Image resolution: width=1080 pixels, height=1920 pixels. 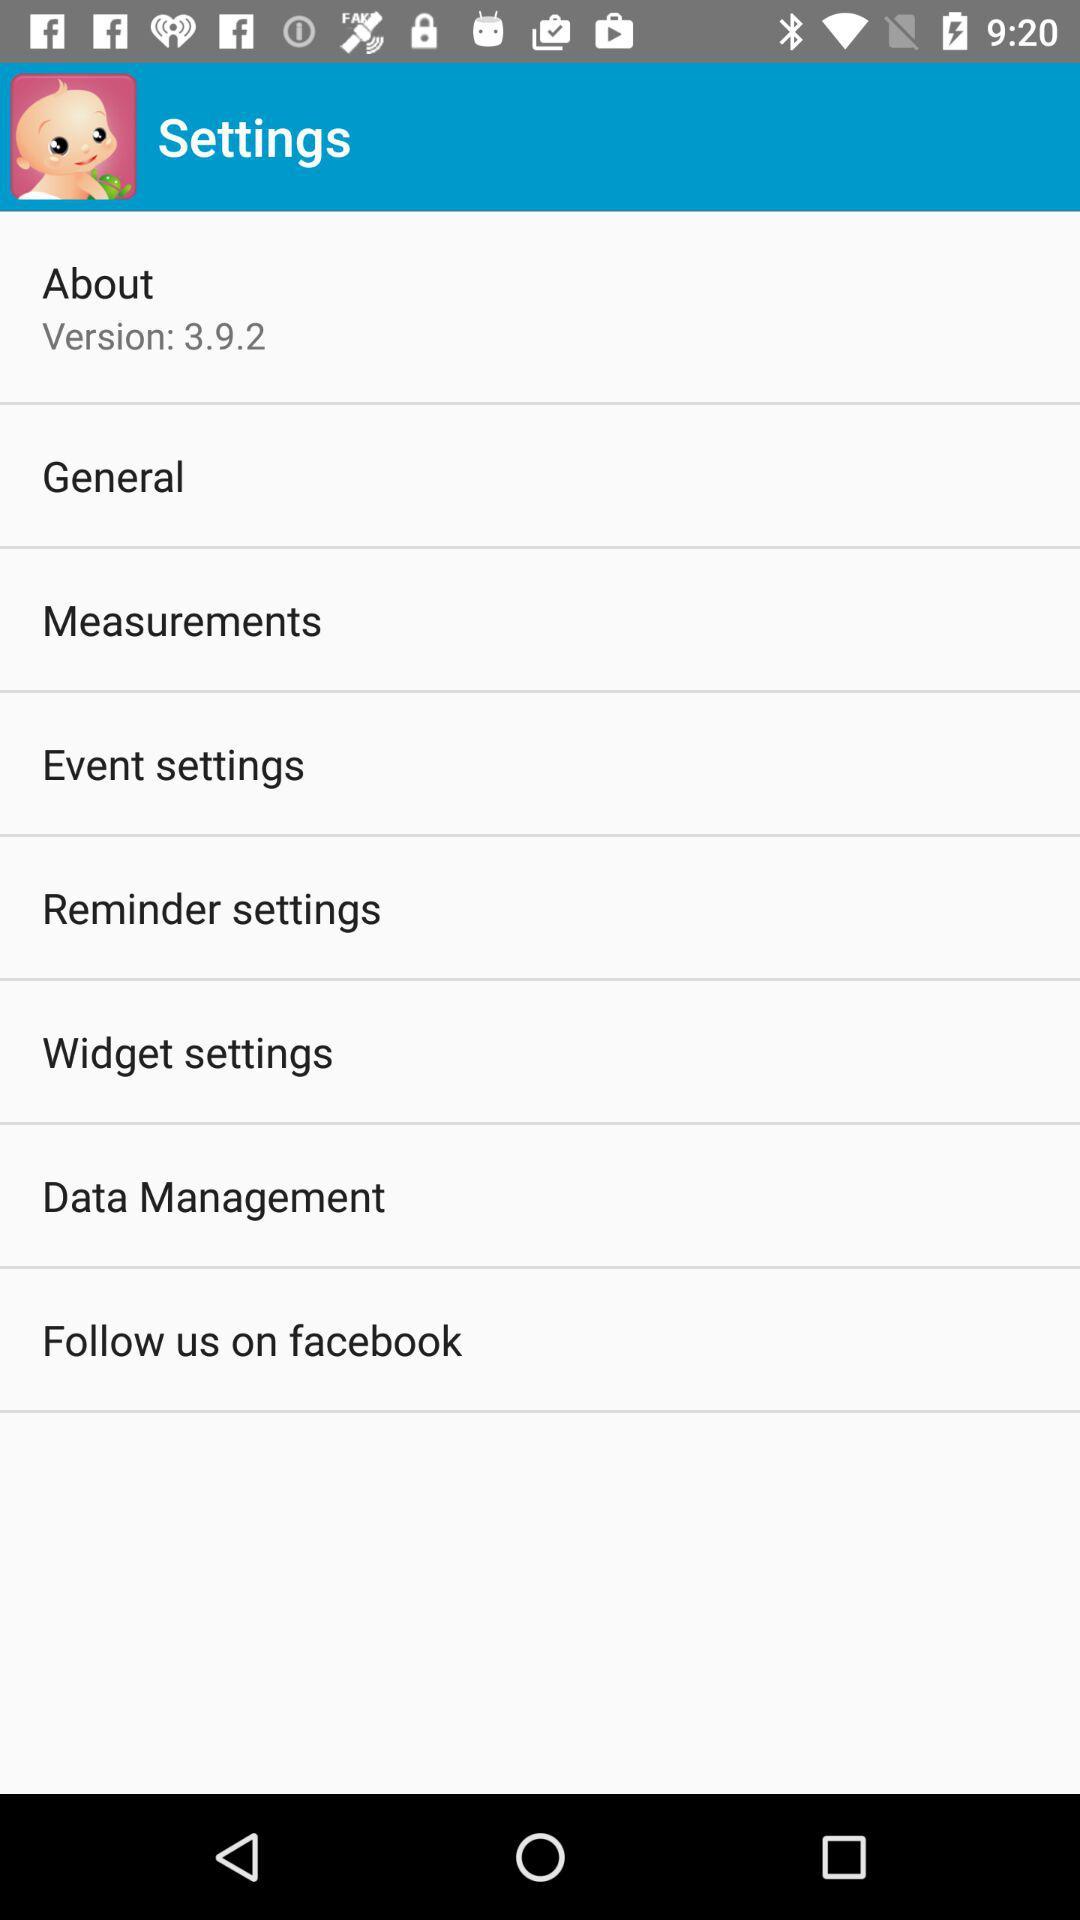 What do you see at coordinates (72, 135) in the screenshot?
I see `app to the left of the settings` at bounding box center [72, 135].